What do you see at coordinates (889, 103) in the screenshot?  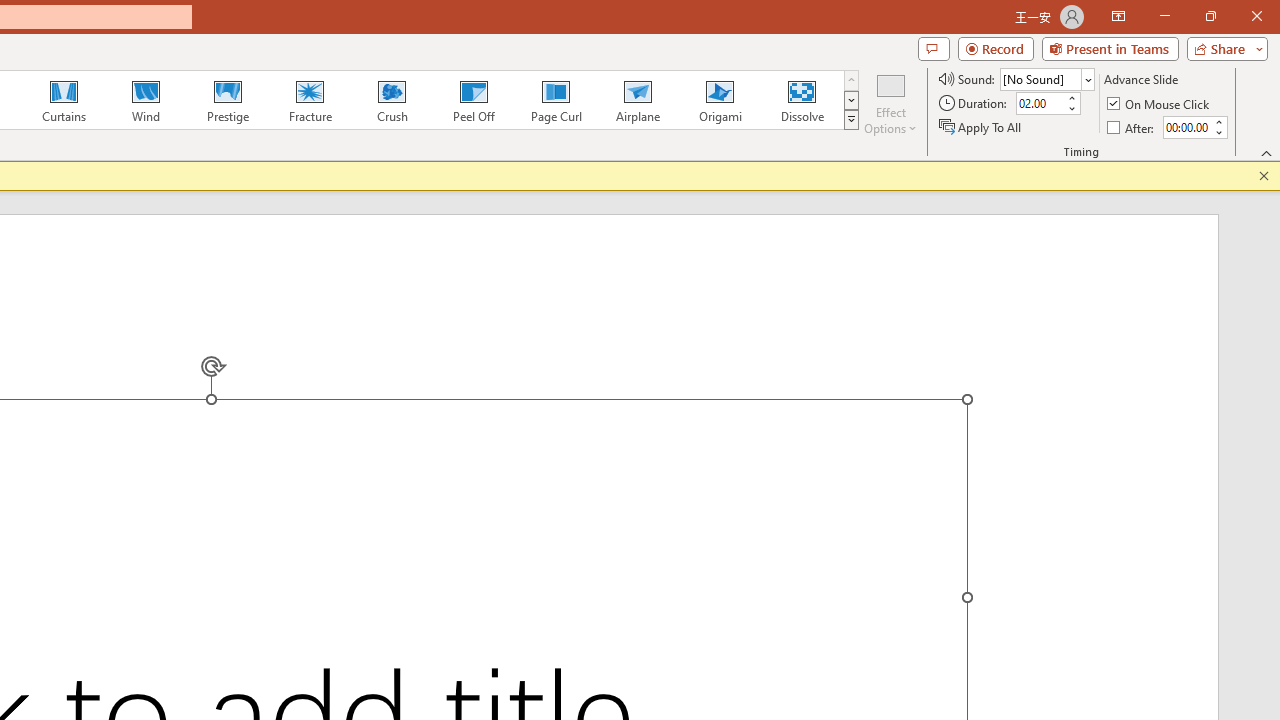 I see `'Effect Options'` at bounding box center [889, 103].